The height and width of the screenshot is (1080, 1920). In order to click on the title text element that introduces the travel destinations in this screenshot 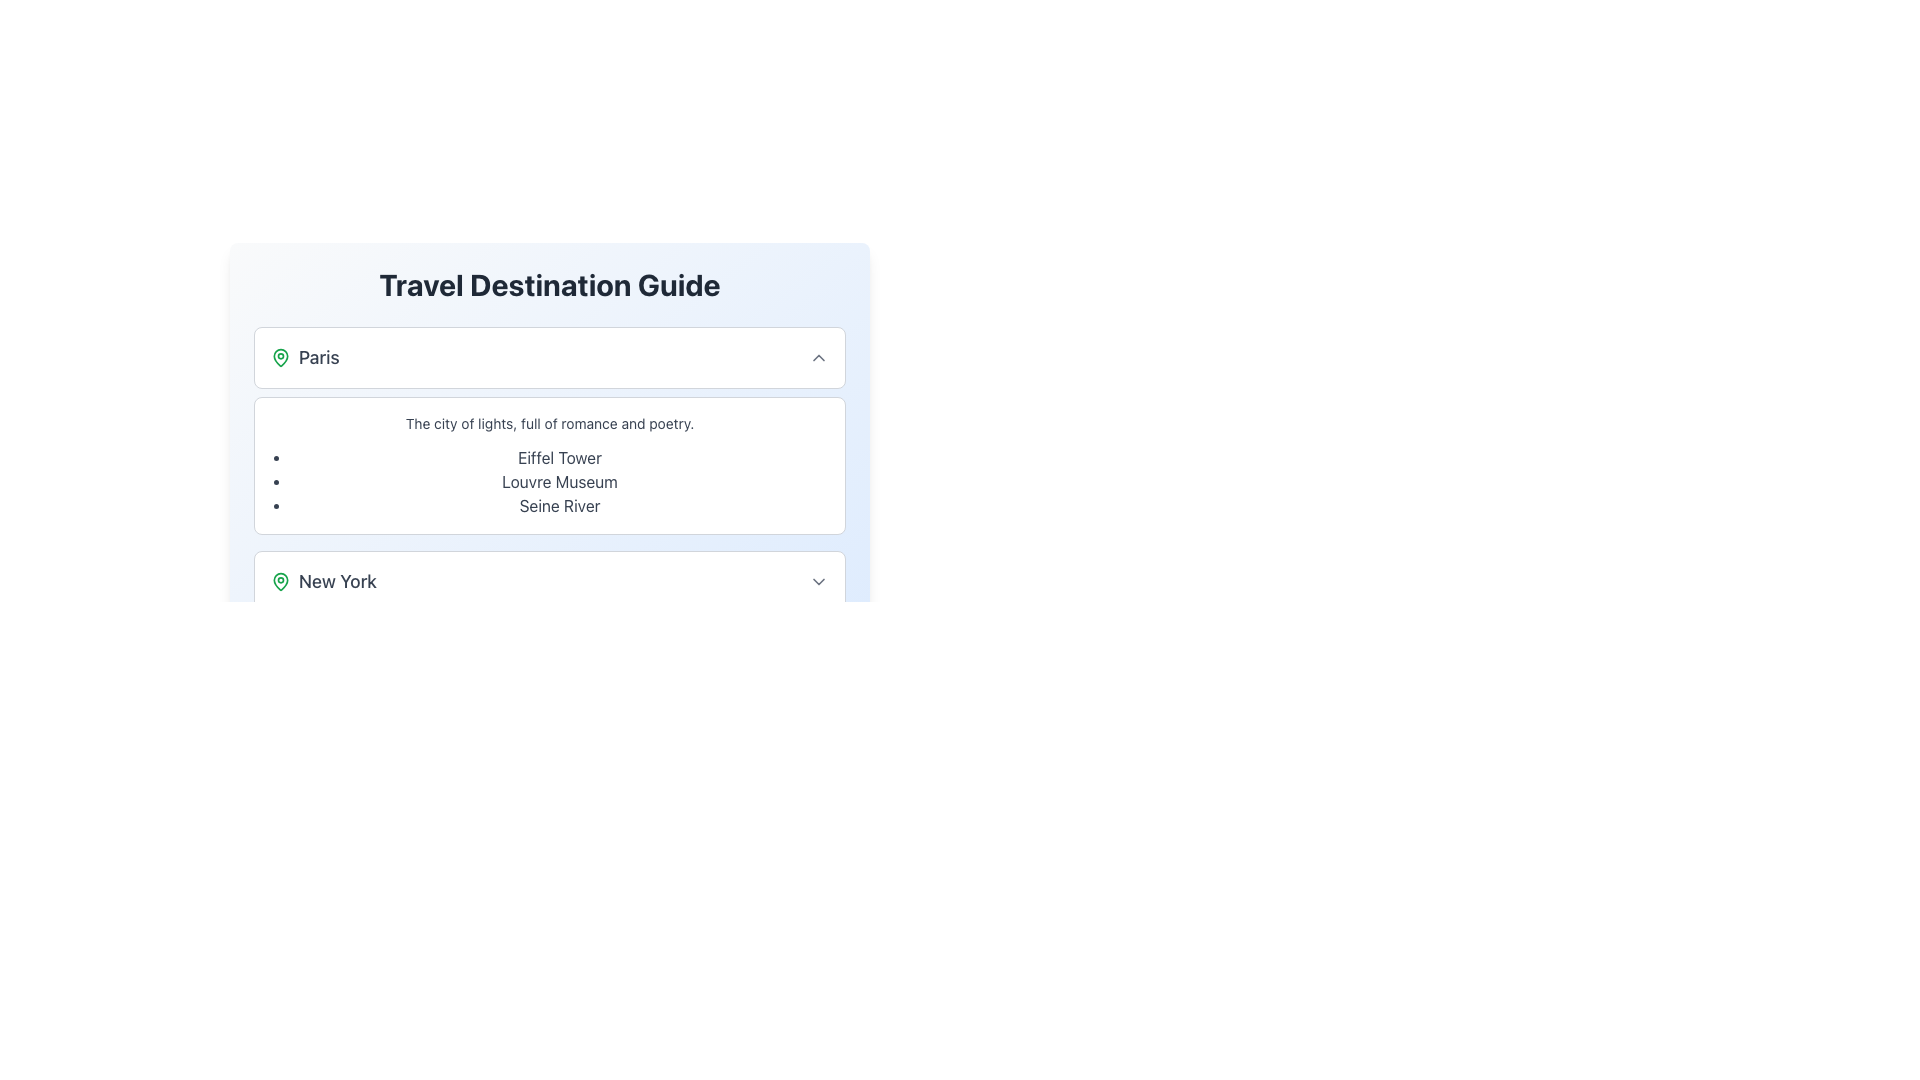, I will do `click(550, 285)`.